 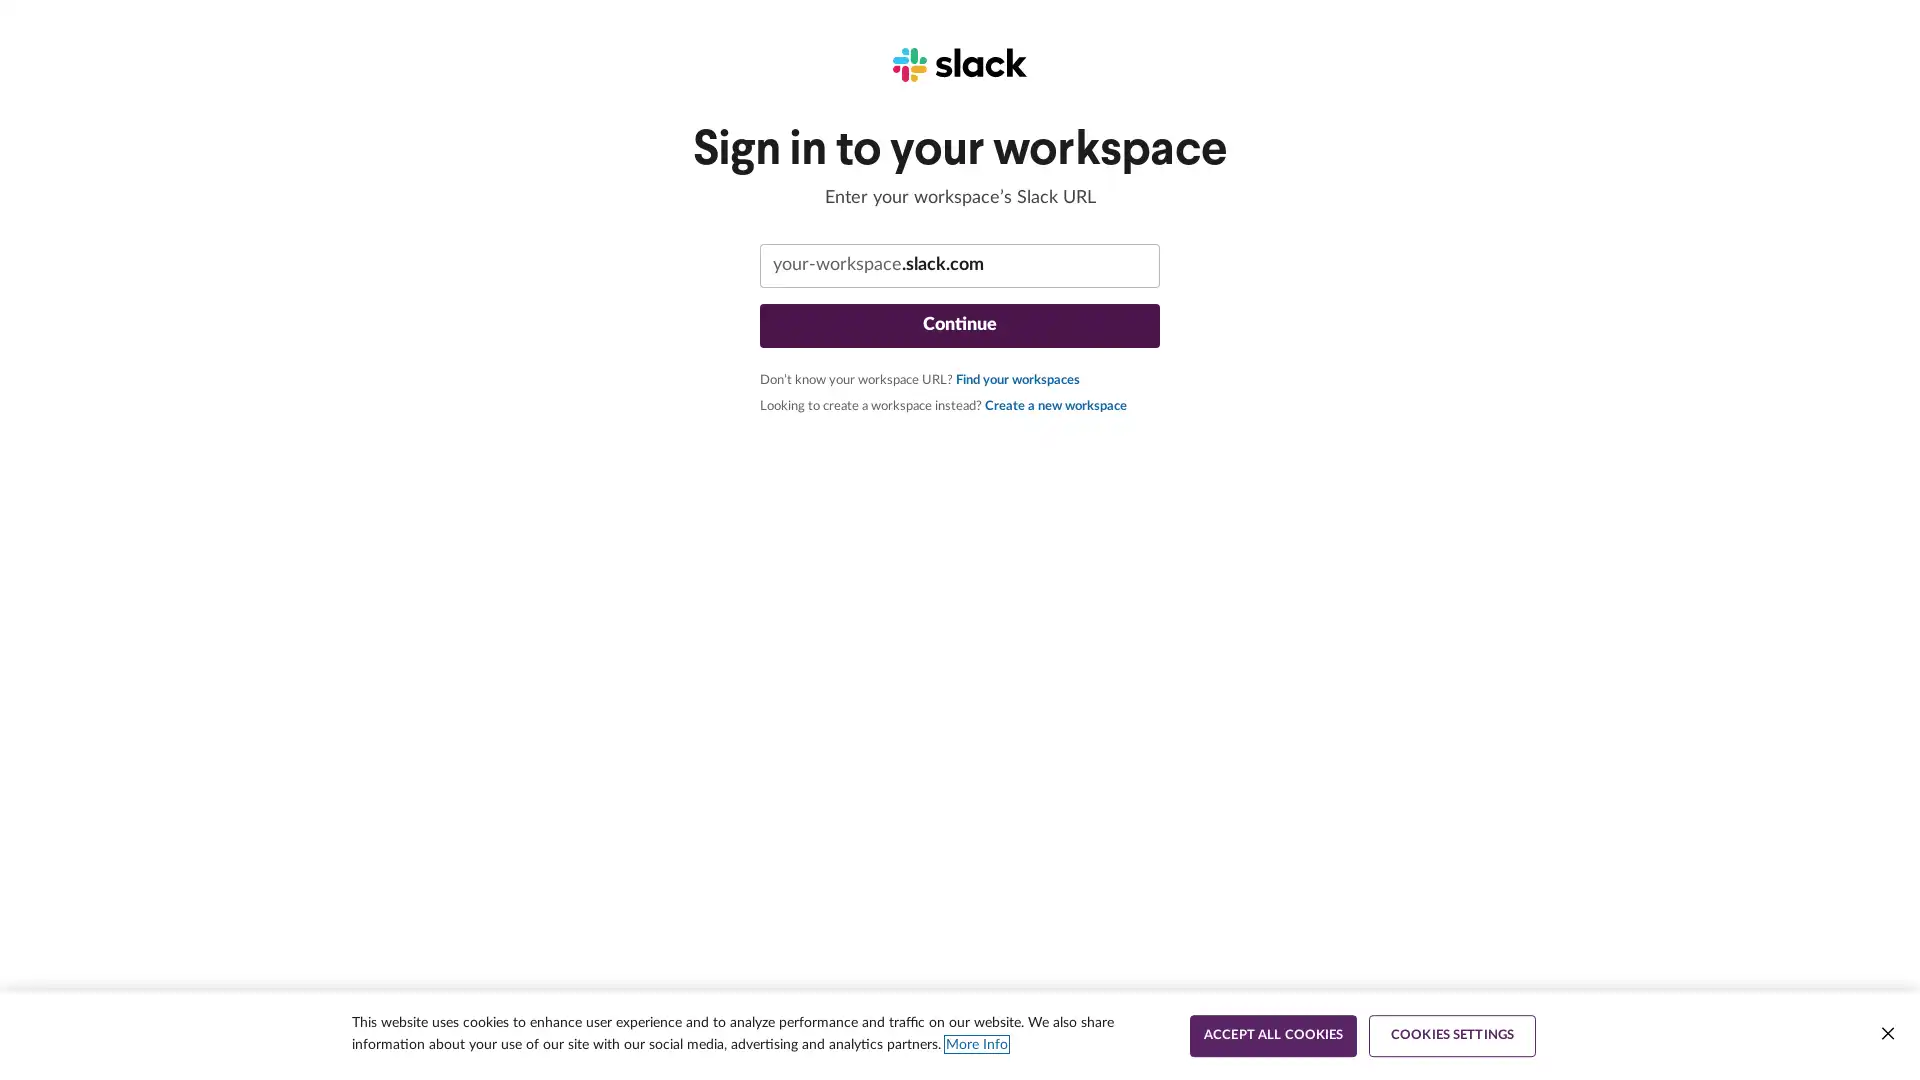 I want to click on ACCEPT ALL COOKIES, so click(x=1272, y=1035).